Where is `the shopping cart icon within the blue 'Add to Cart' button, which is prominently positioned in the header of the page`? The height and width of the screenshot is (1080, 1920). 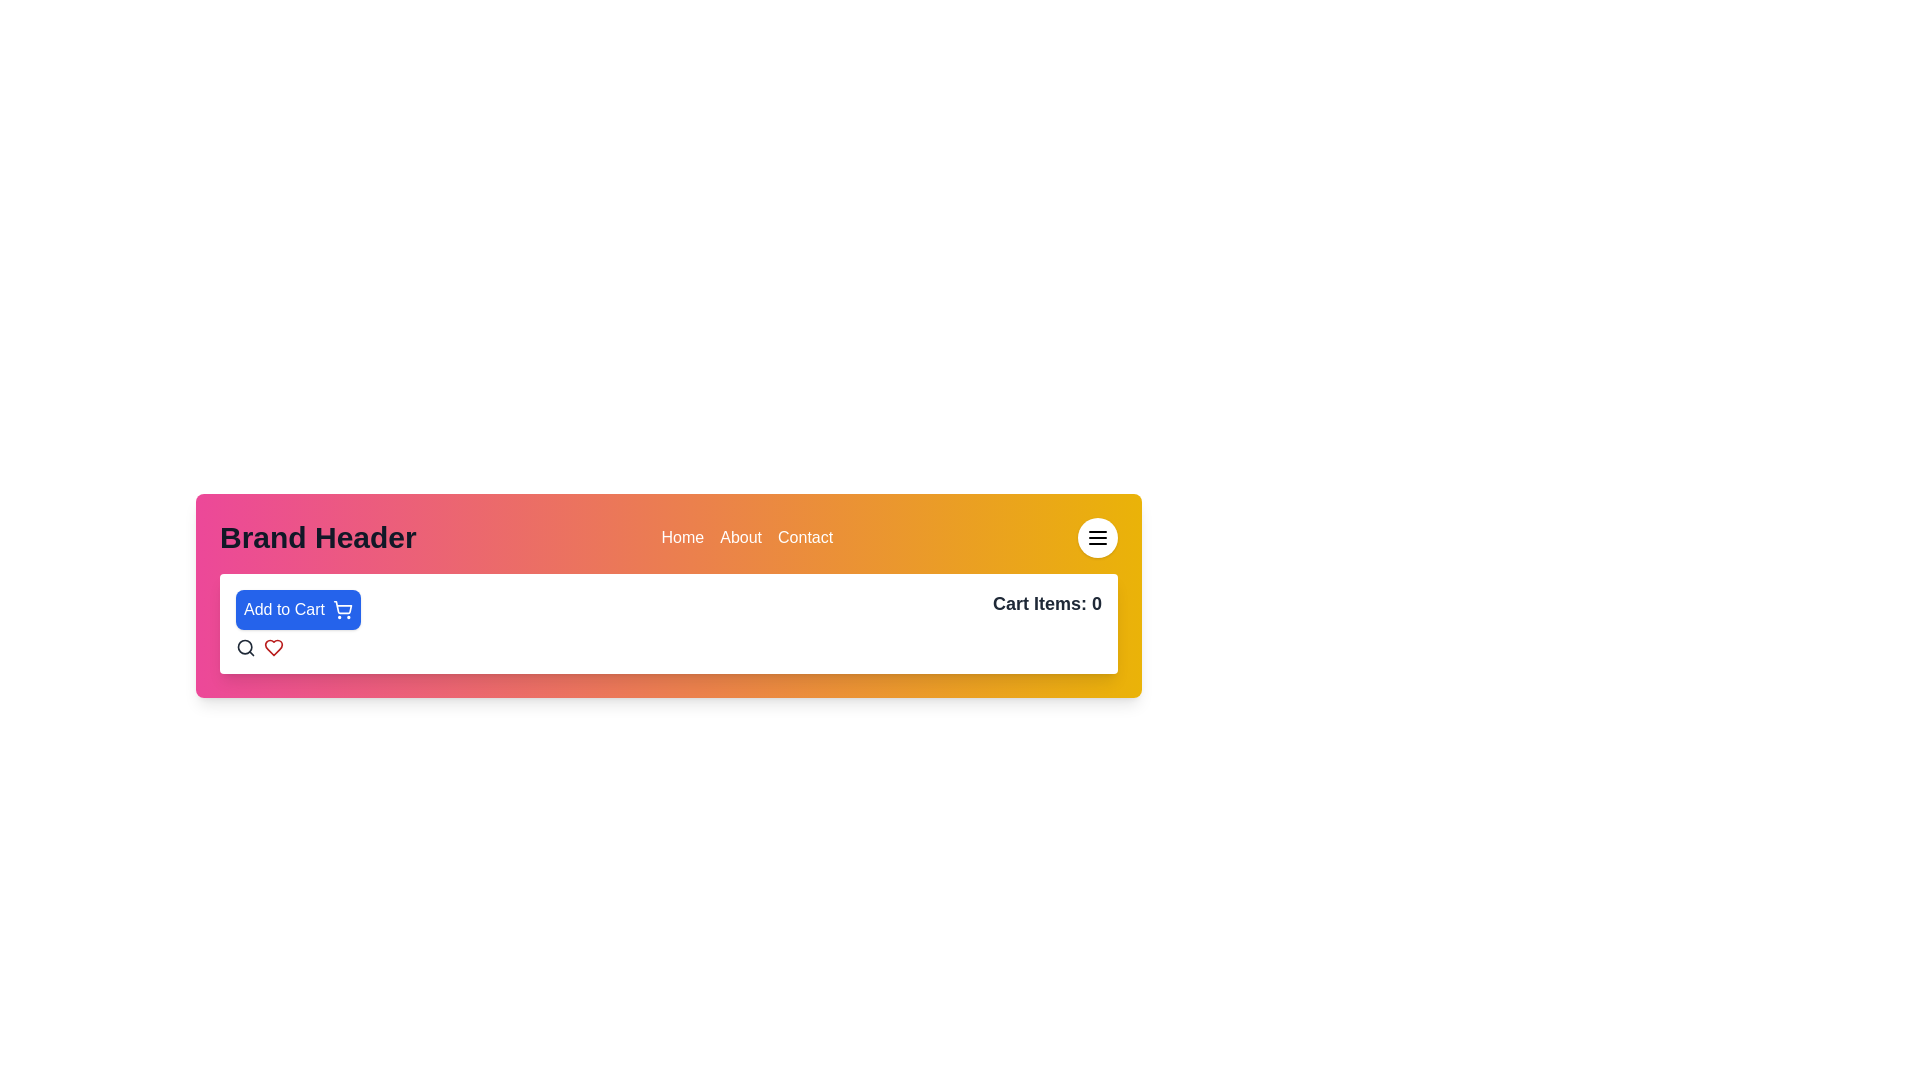 the shopping cart icon within the blue 'Add to Cart' button, which is prominently positioned in the header of the page is located at coordinates (342, 606).